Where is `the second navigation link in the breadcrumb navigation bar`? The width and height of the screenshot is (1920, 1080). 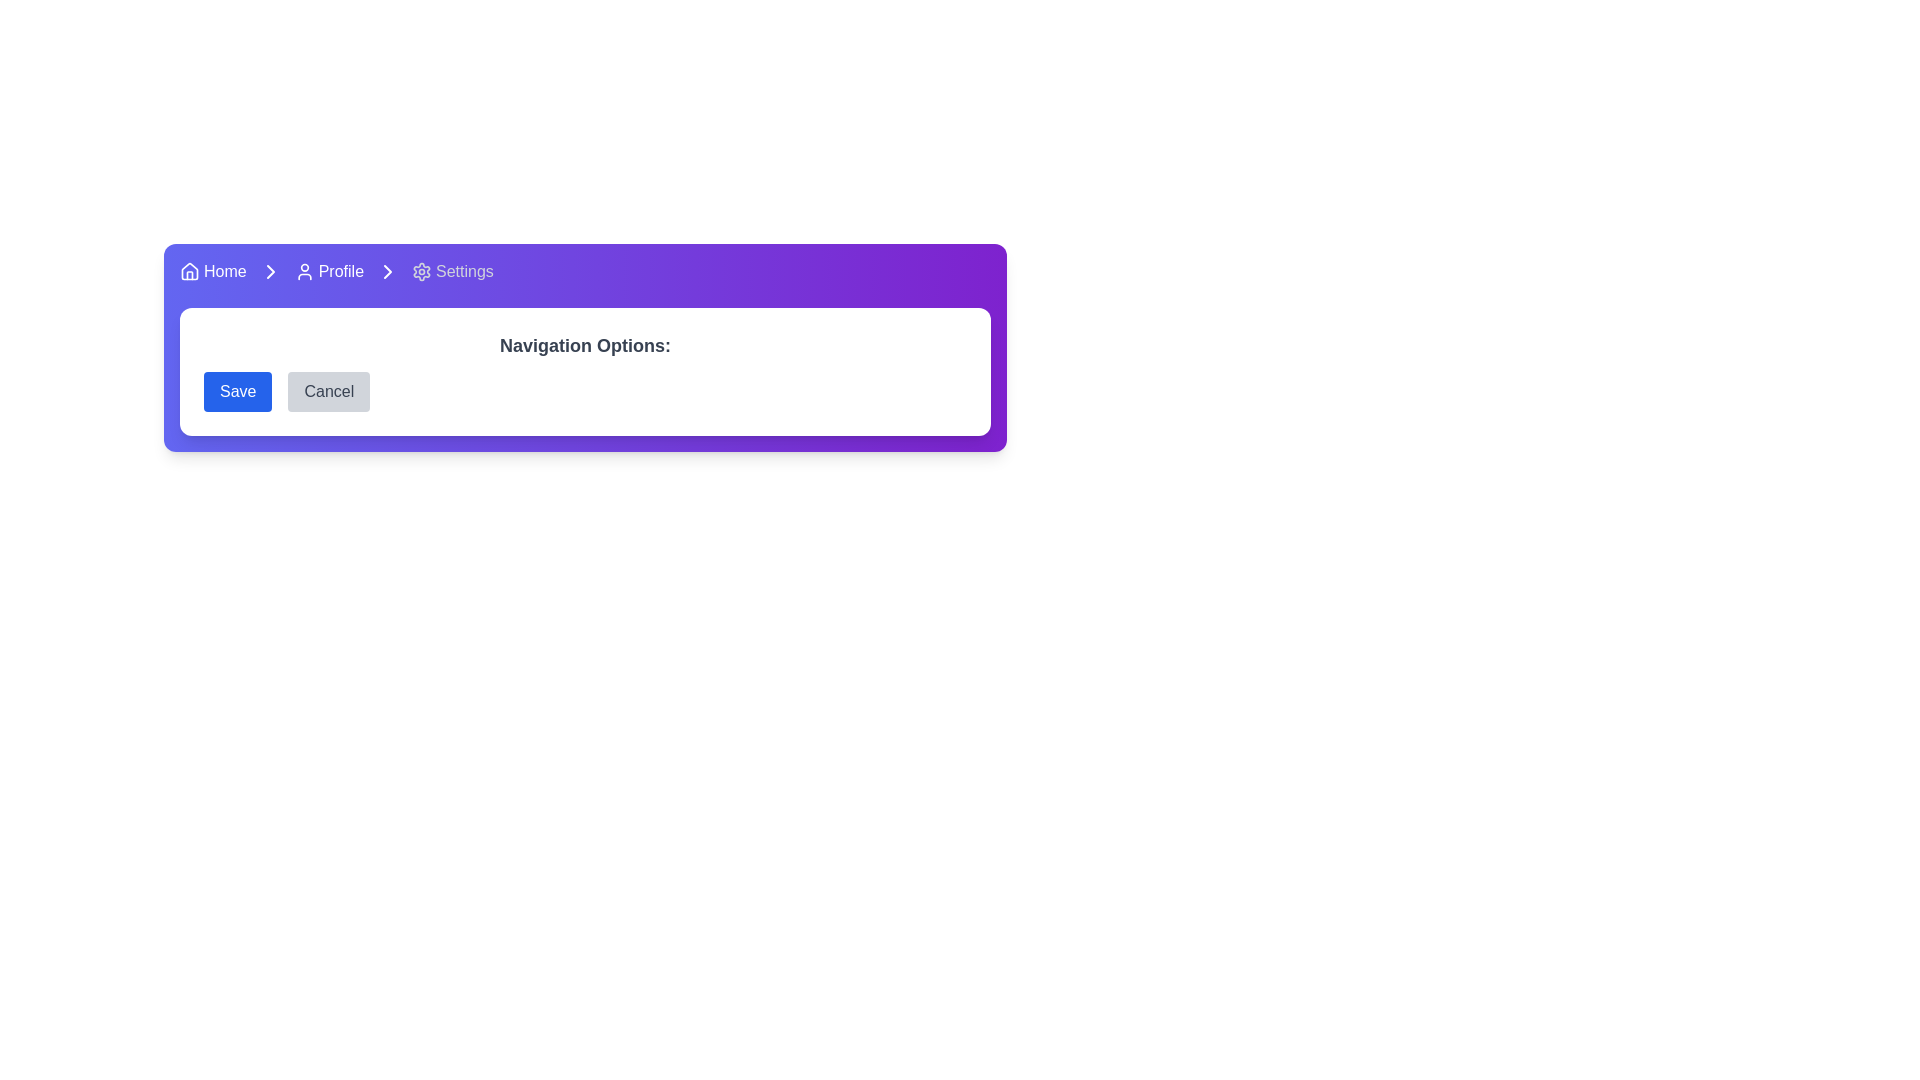
the second navigation link in the breadcrumb navigation bar is located at coordinates (329, 272).